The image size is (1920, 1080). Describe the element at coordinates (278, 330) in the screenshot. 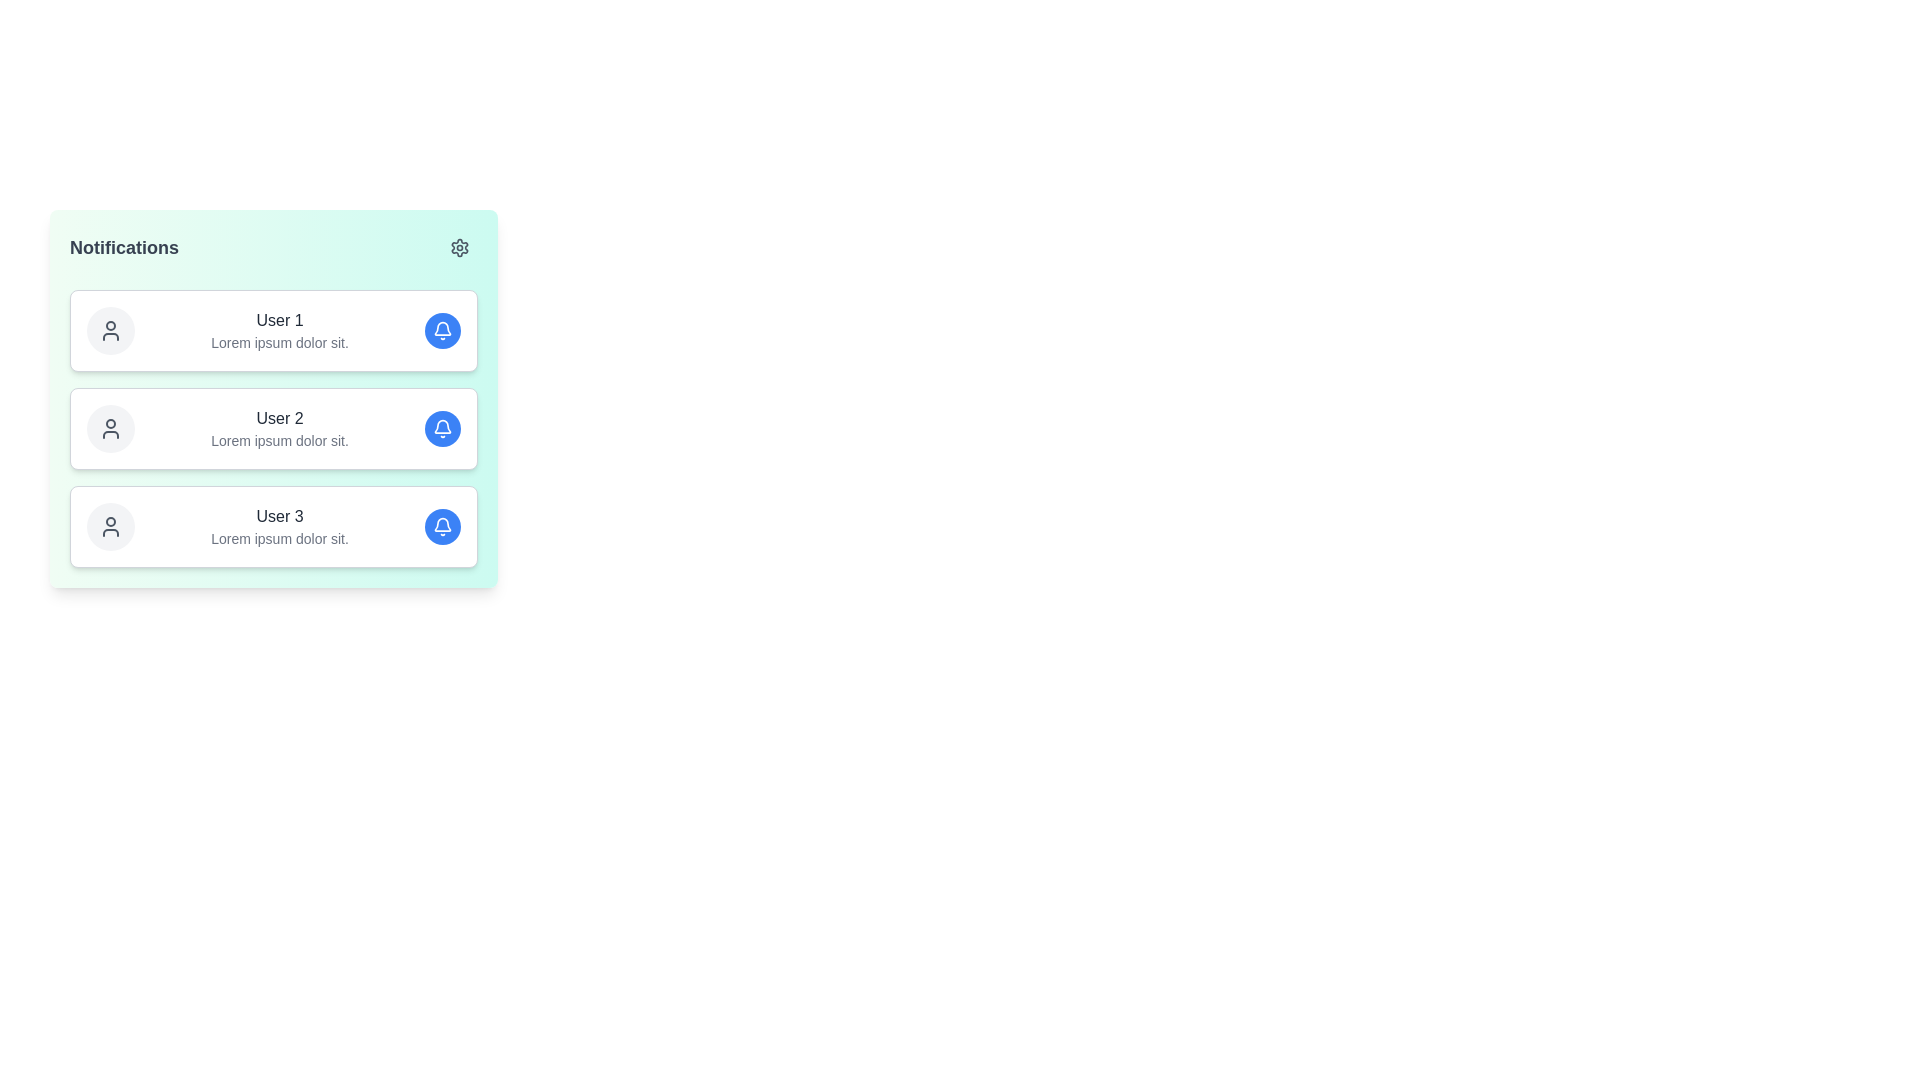

I see `text content of the text display element showing 'User 1' and 'Lorem ipsum dolor sit.' positioned in the topmost notification card` at that location.